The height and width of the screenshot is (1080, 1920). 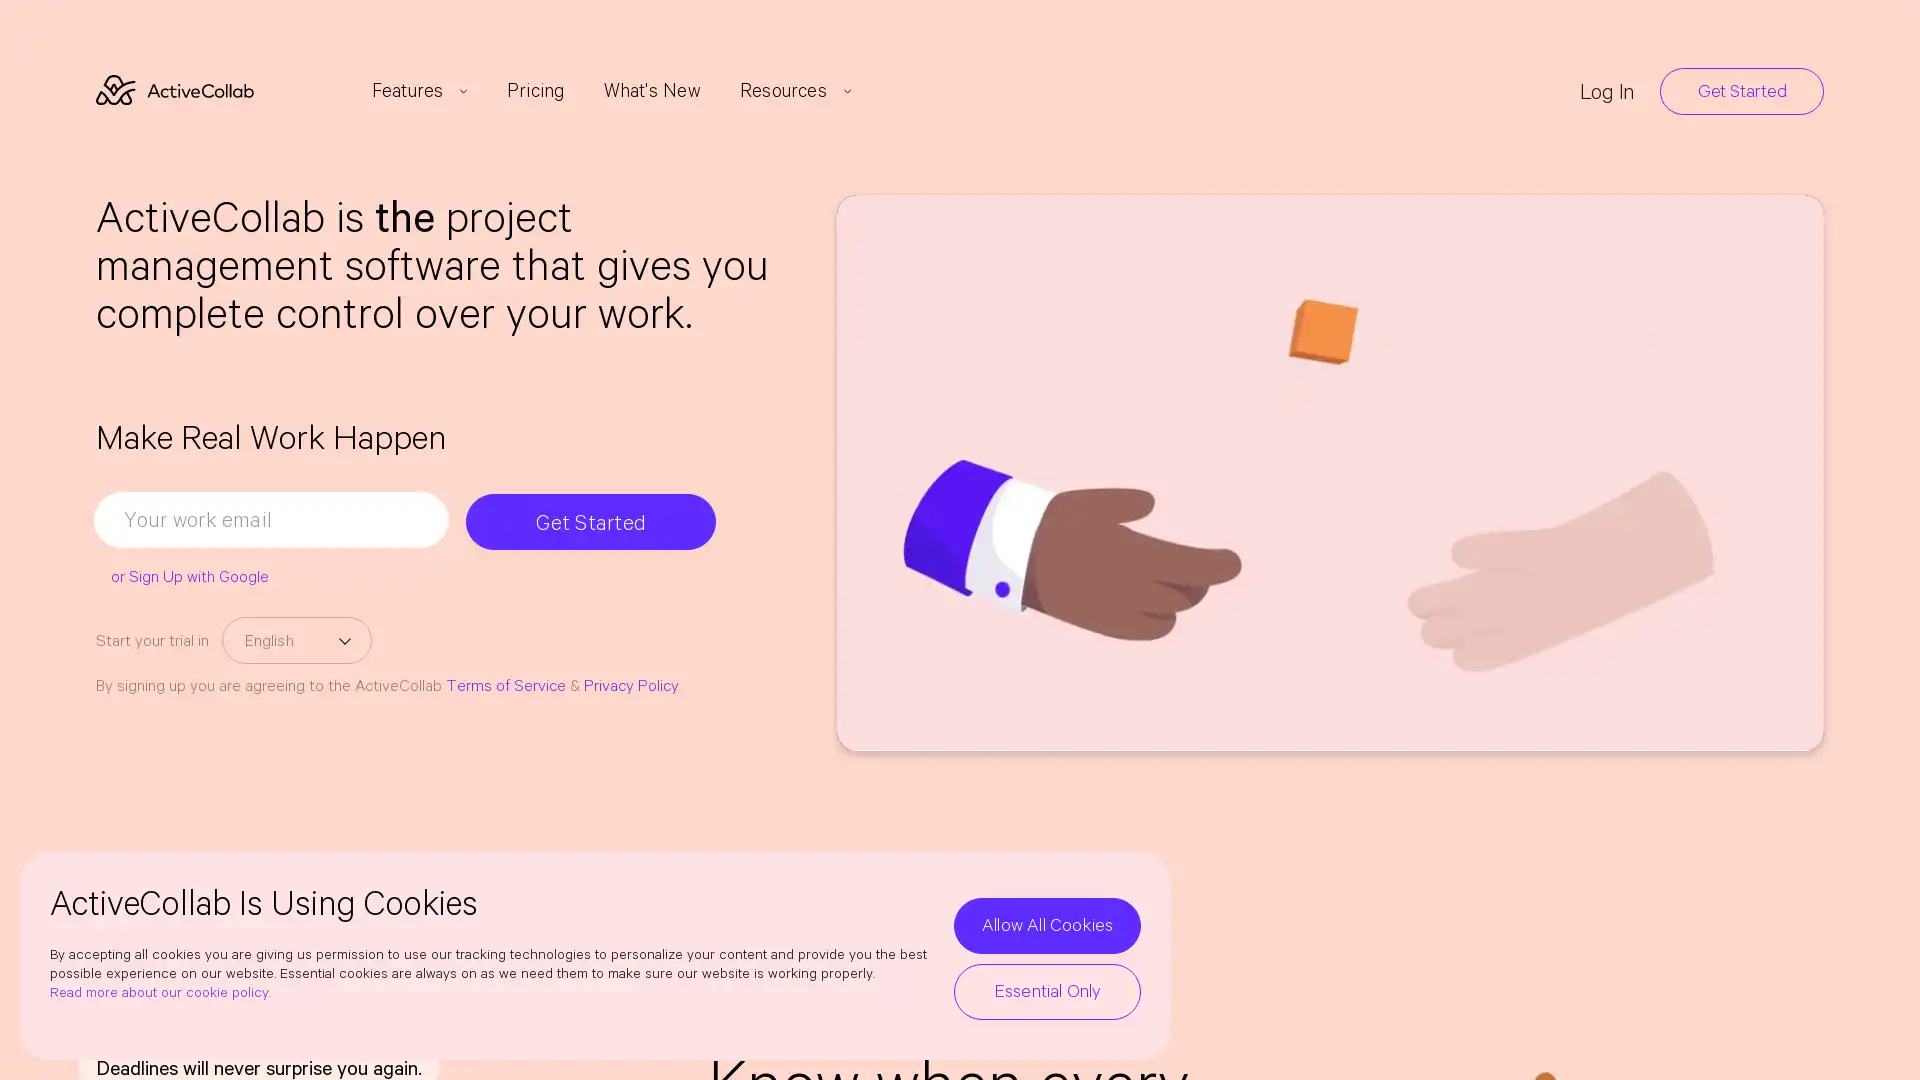 What do you see at coordinates (1046, 925) in the screenshot?
I see `Allow All Cookies` at bounding box center [1046, 925].